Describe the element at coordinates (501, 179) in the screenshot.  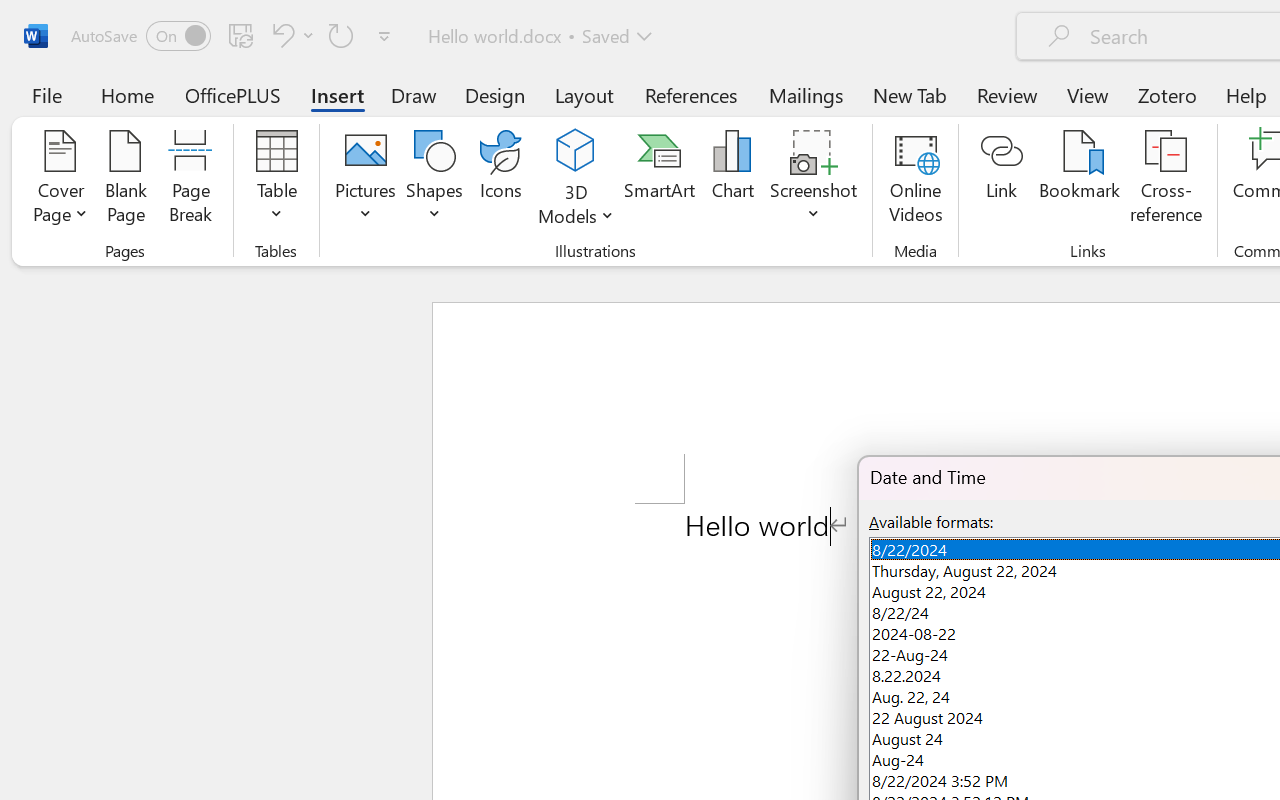
I see `'Icons'` at that location.